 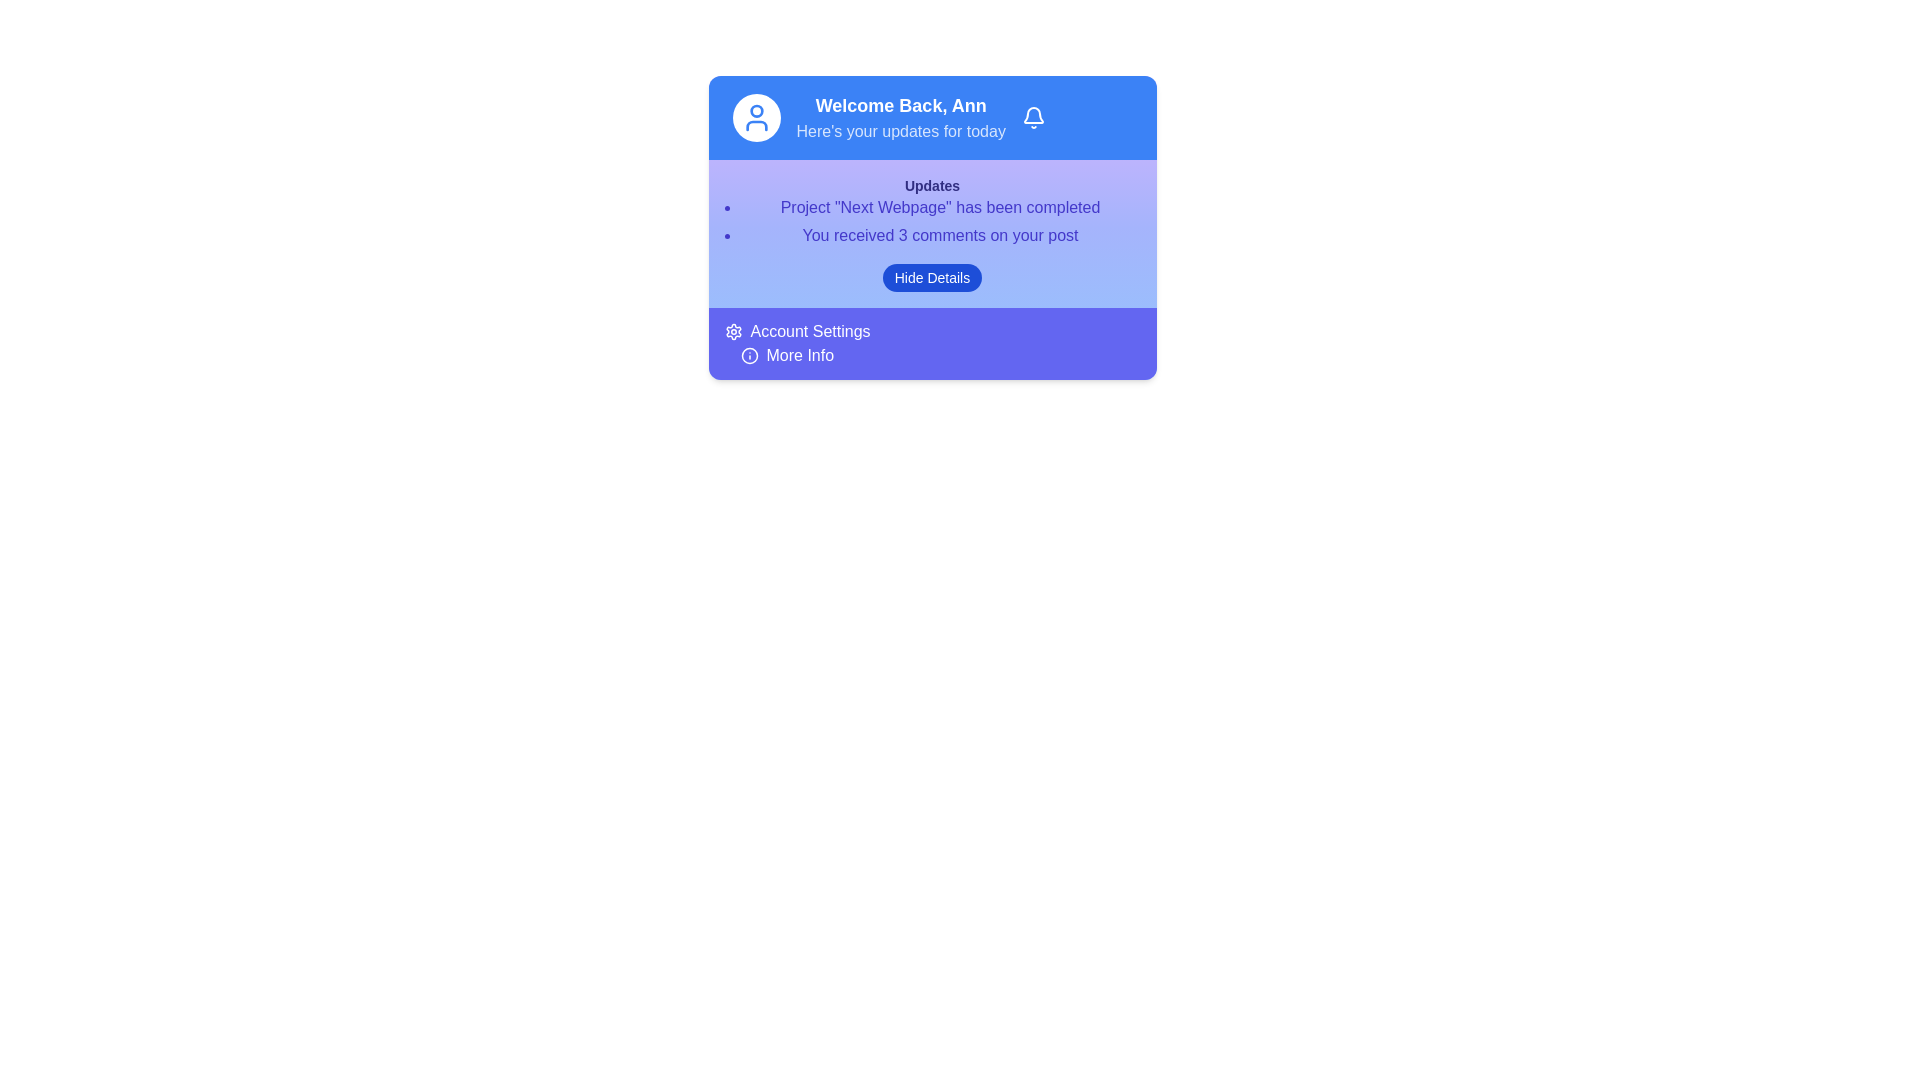 I want to click on the greeting message Textual Display located at the top-center of the card component, positioned between the profile icon and the notification bell icon, so click(x=900, y=118).